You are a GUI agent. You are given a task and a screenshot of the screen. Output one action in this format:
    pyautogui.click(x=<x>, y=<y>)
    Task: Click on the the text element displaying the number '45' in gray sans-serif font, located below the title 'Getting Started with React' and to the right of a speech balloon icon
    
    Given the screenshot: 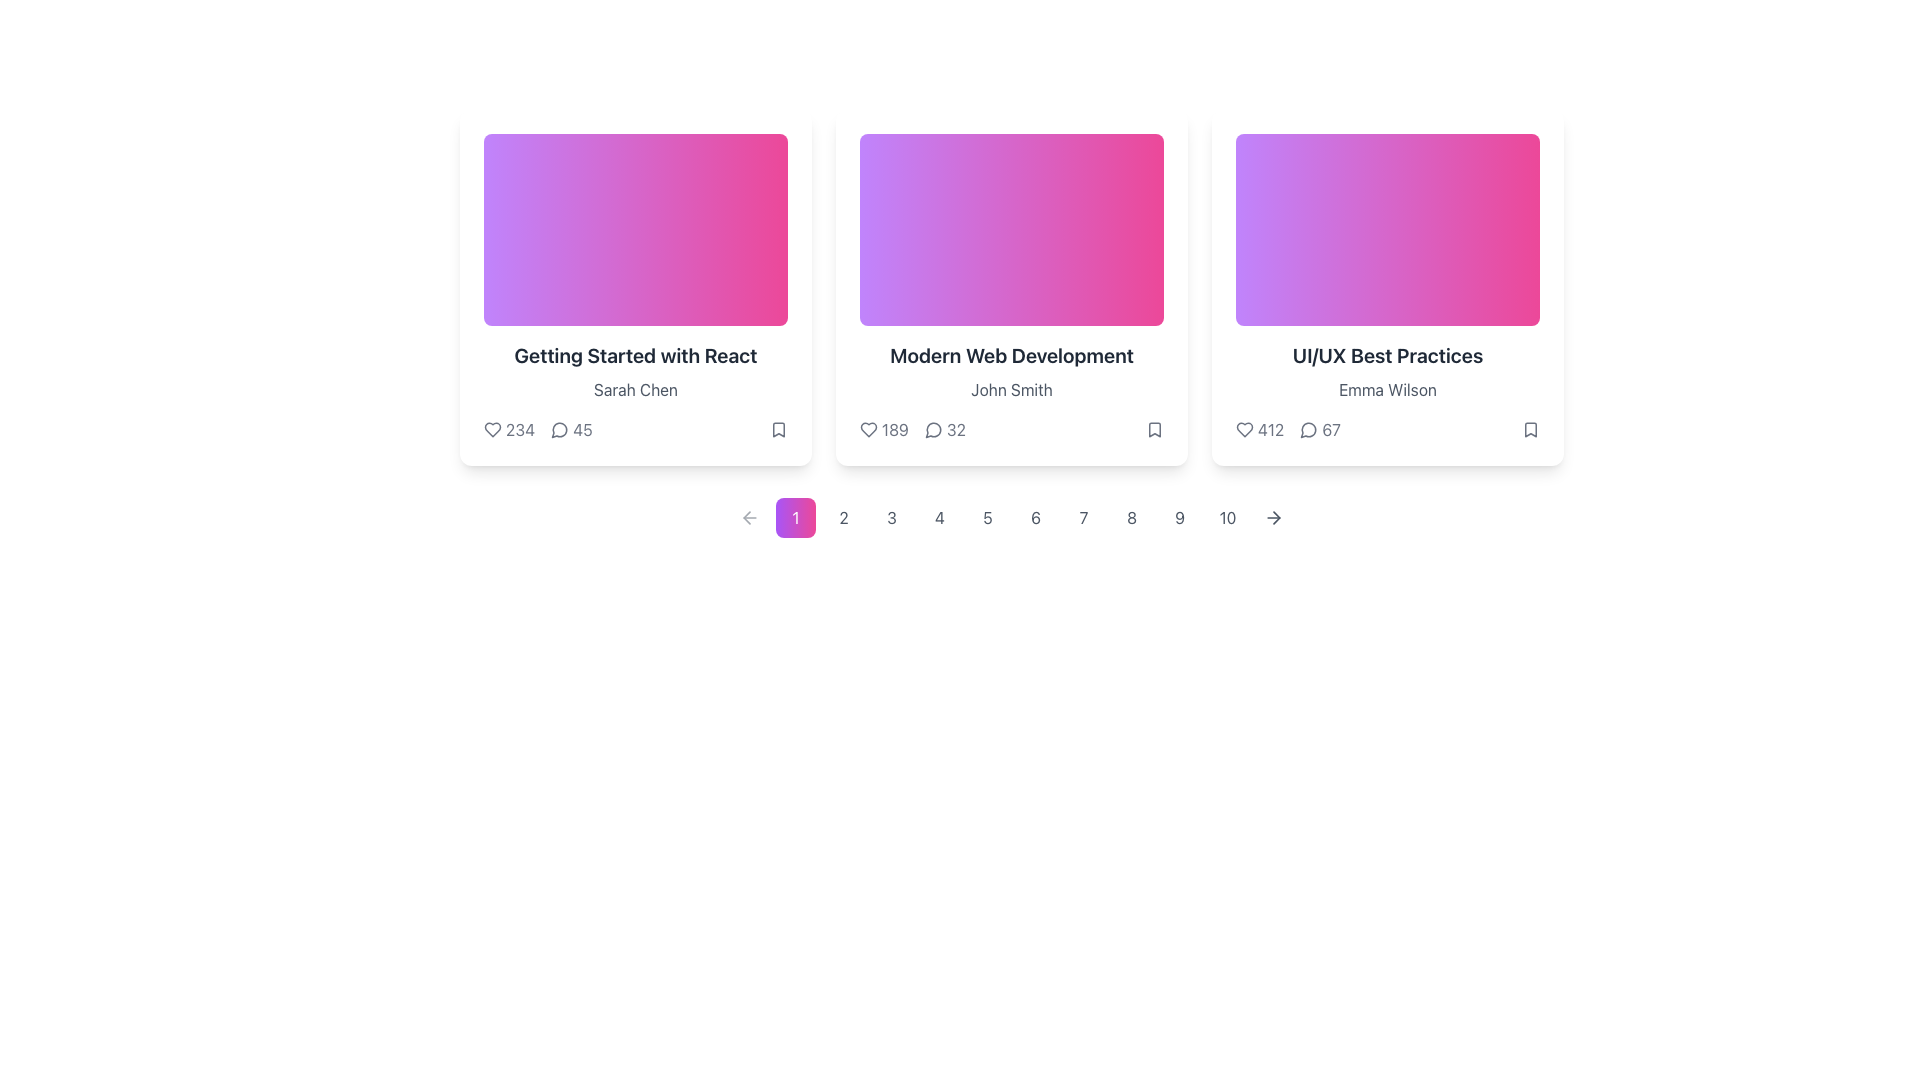 What is the action you would take?
    pyautogui.click(x=581, y=428)
    